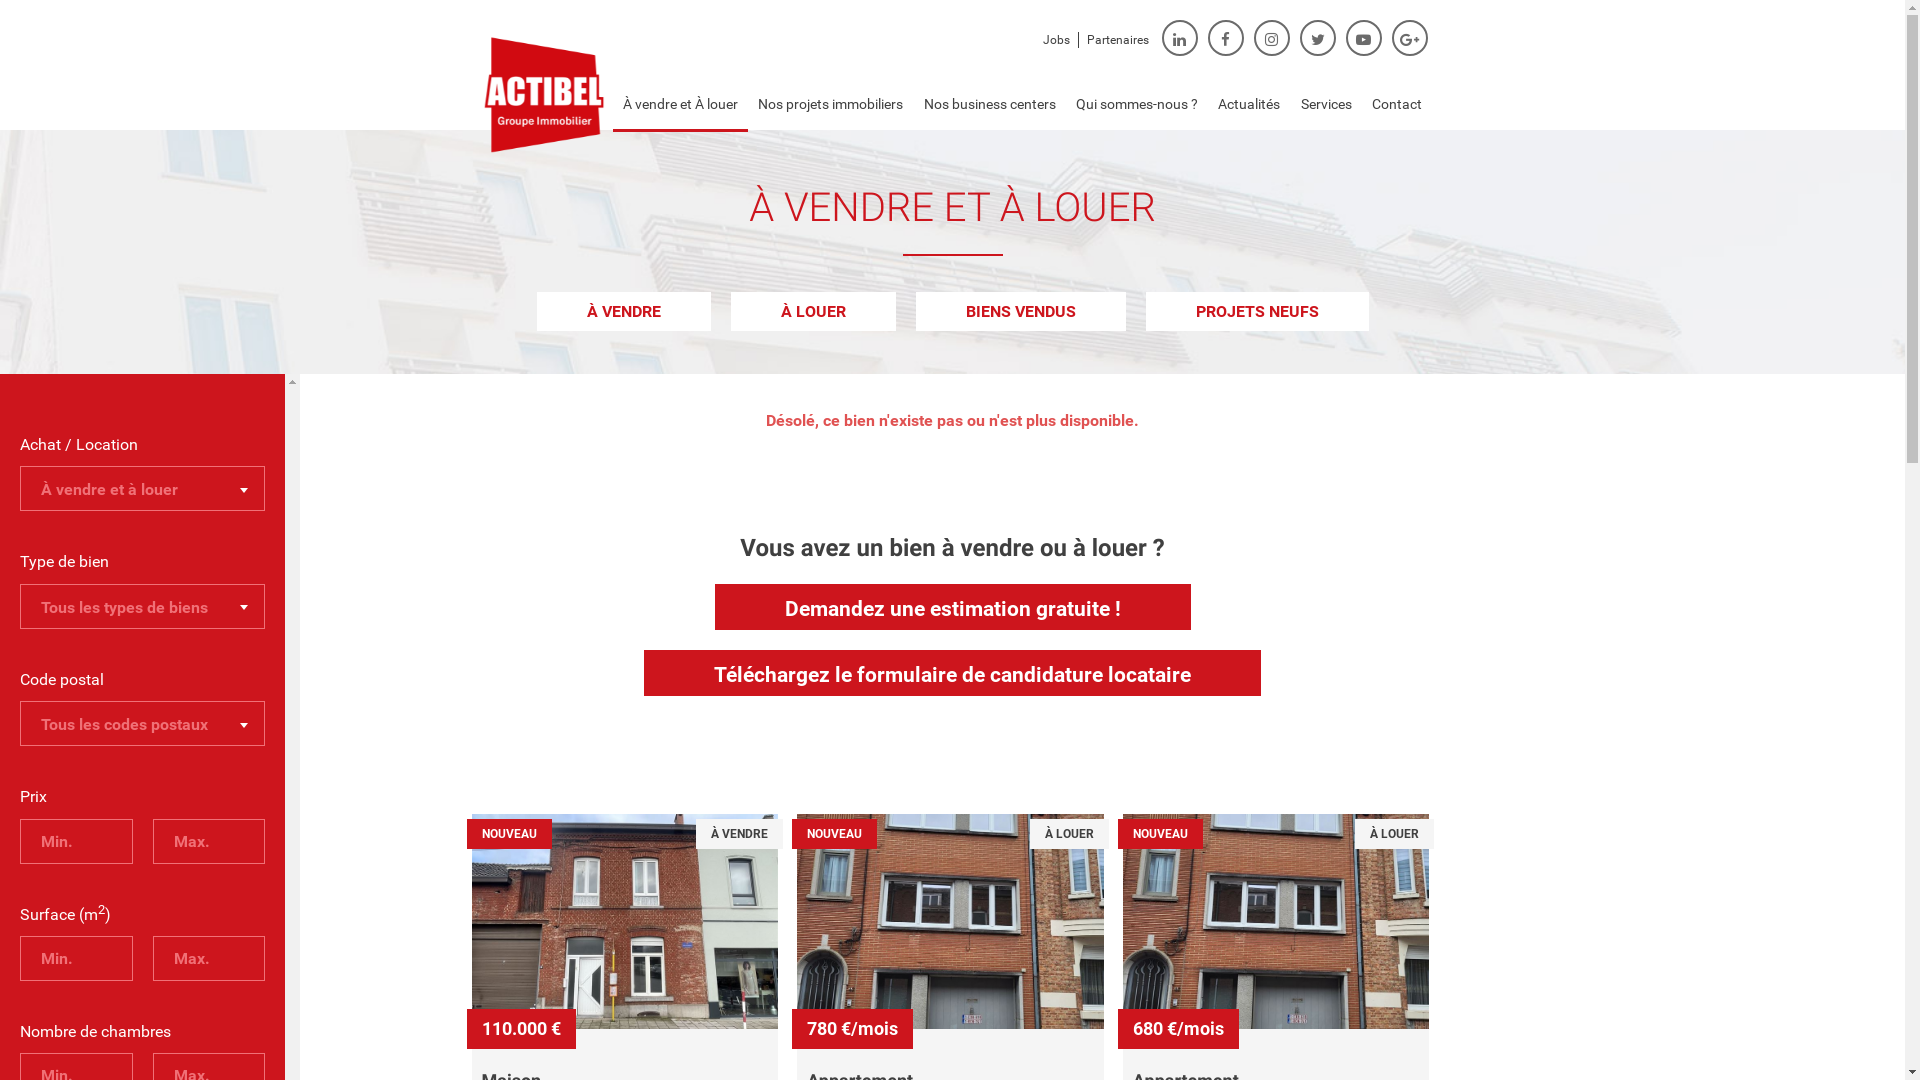  What do you see at coordinates (830, 104) in the screenshot?
I see `'Nos projets immobiliers'` at bounding box center [830, 104].